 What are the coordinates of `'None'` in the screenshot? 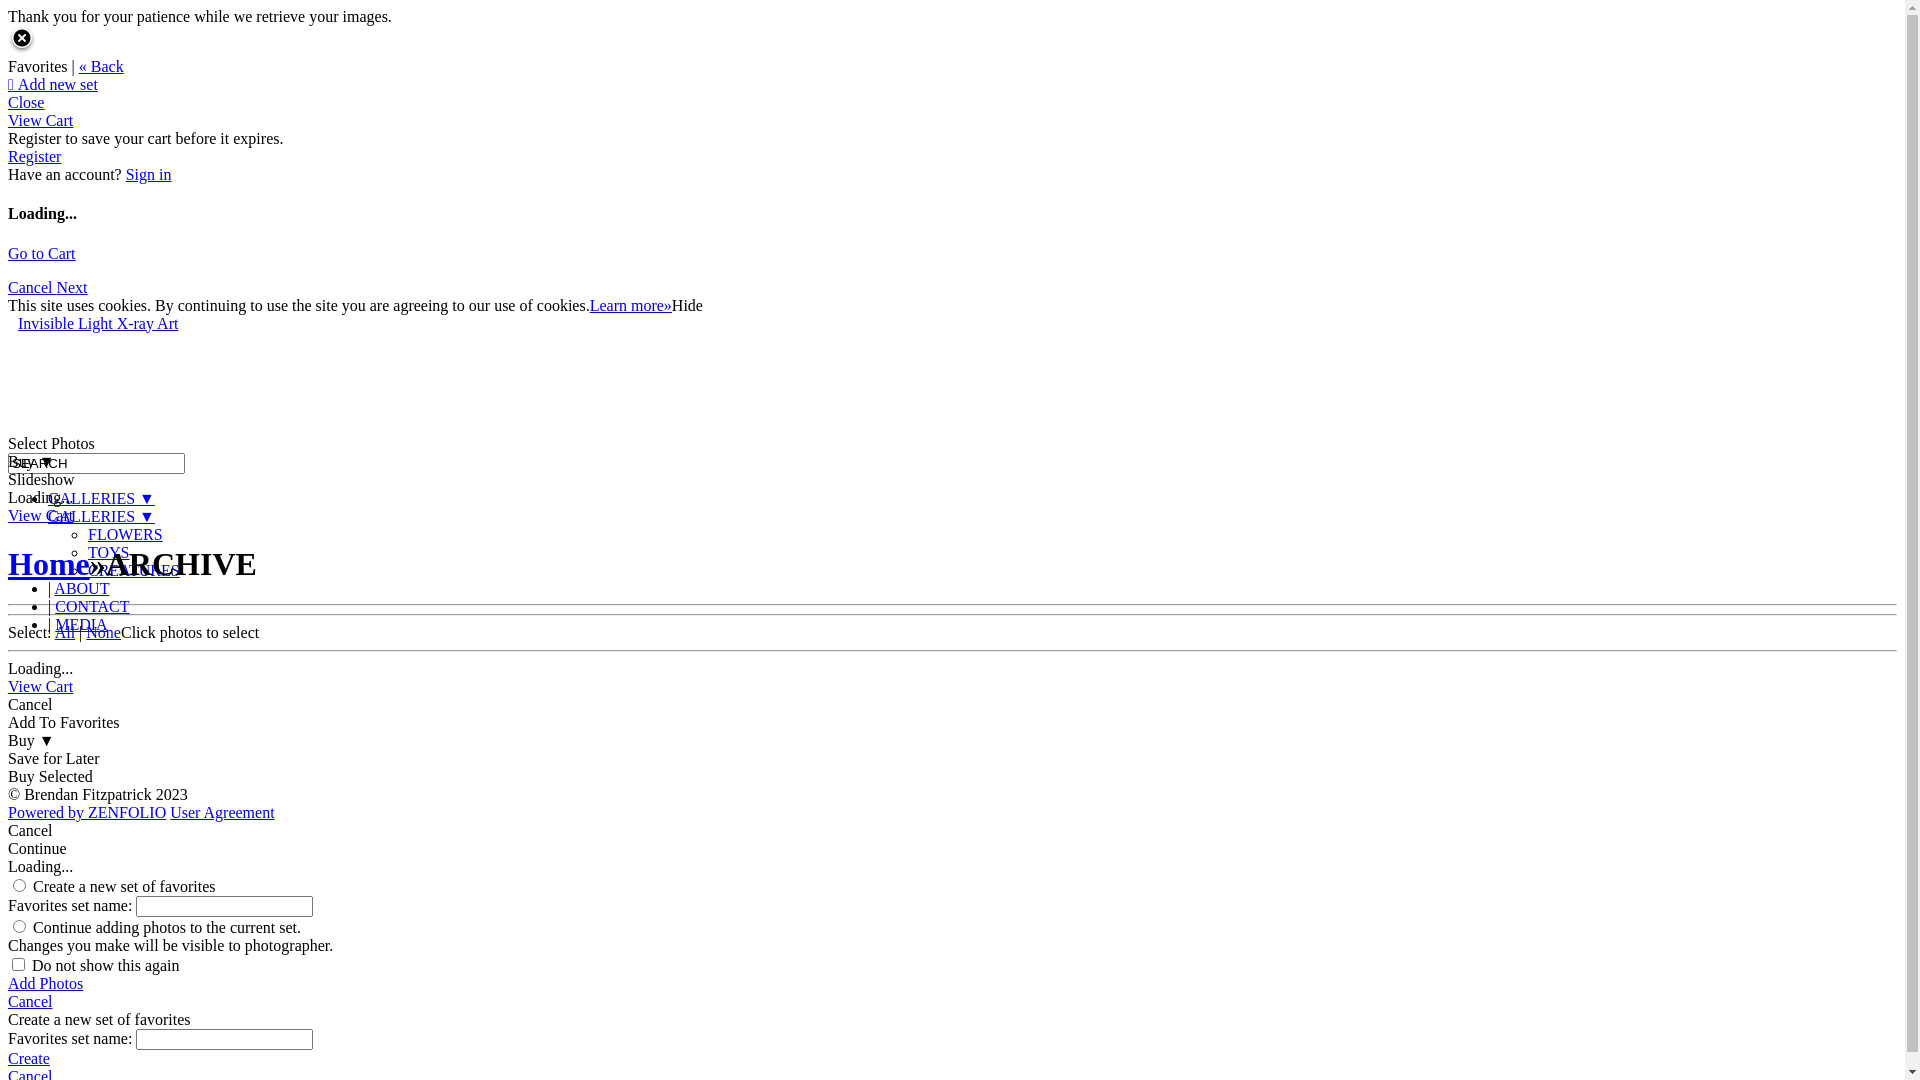 It's located at (102, 632).